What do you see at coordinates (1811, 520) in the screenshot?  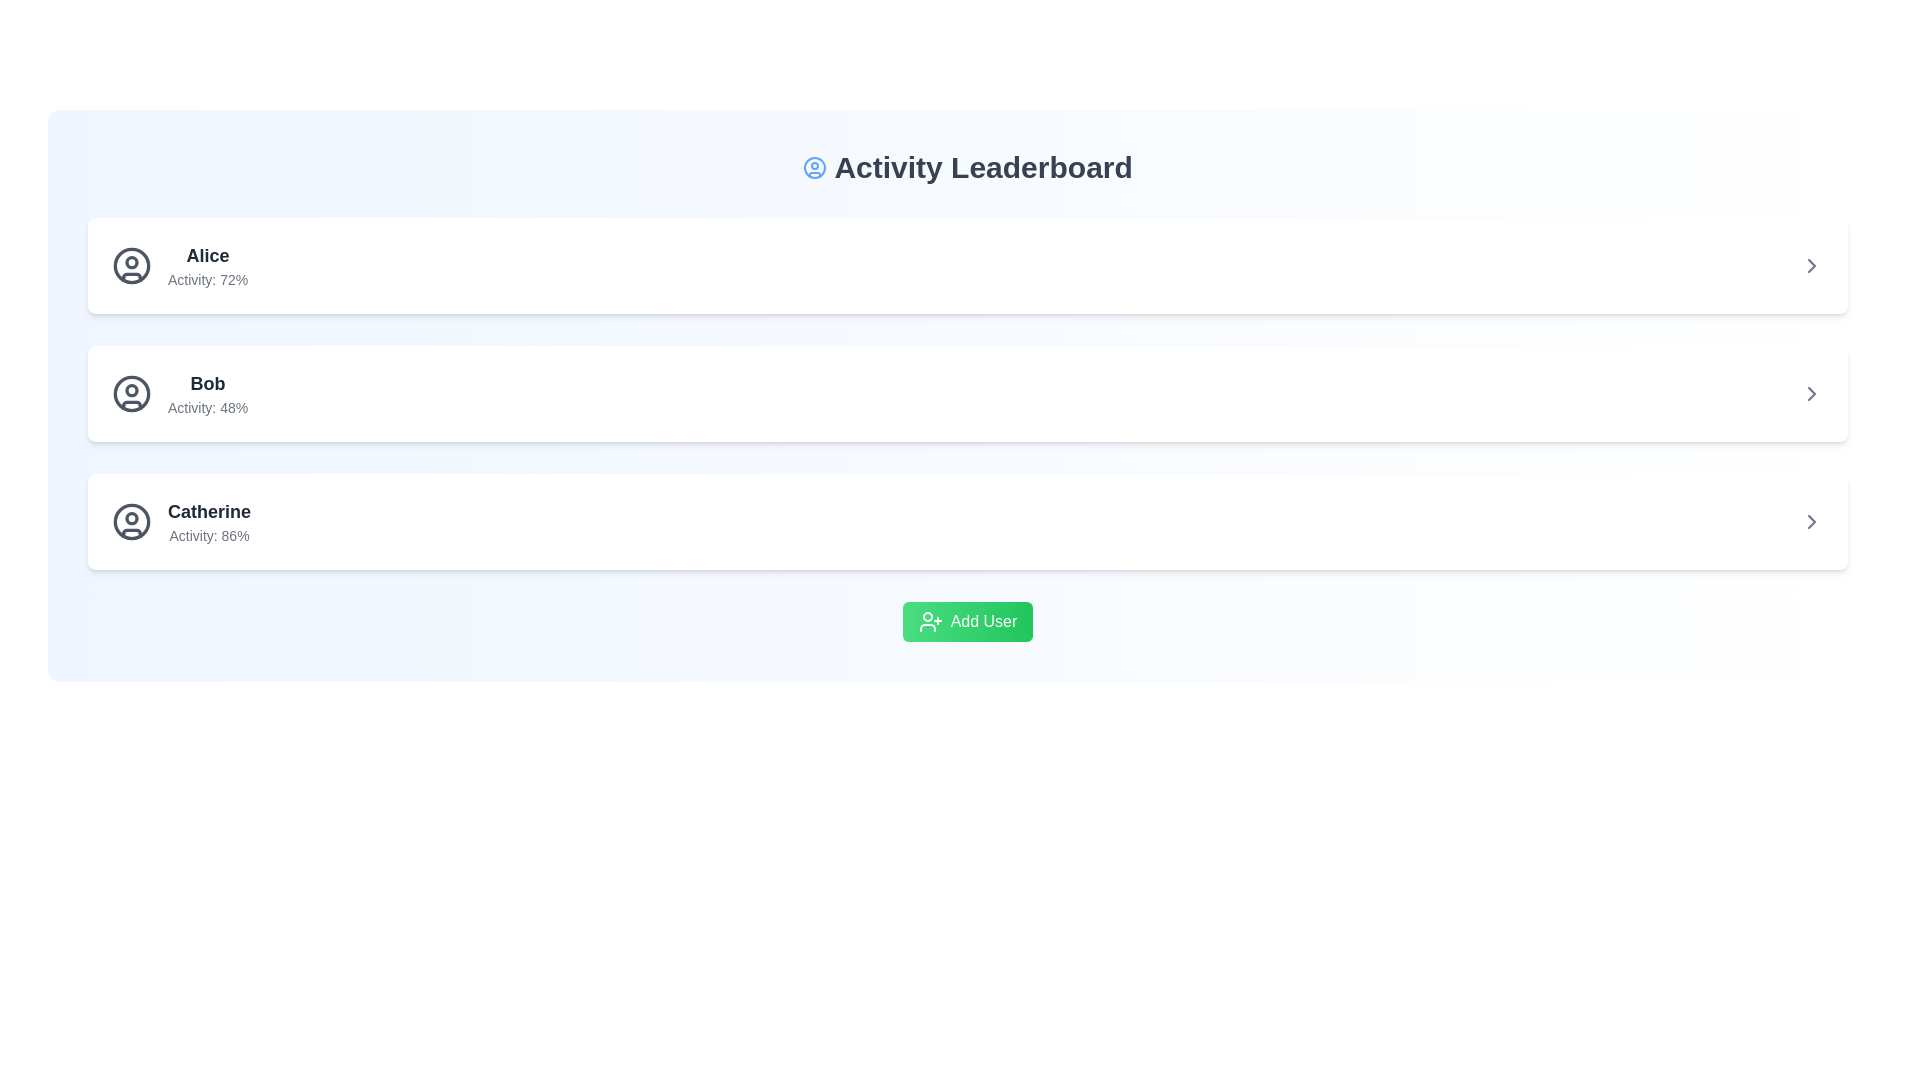 I see `the Chevron right navigation icon located at the bottom-most section of the activity list, aligned with the 'Catherine' activity entry` at bounding box center [1811, 520].